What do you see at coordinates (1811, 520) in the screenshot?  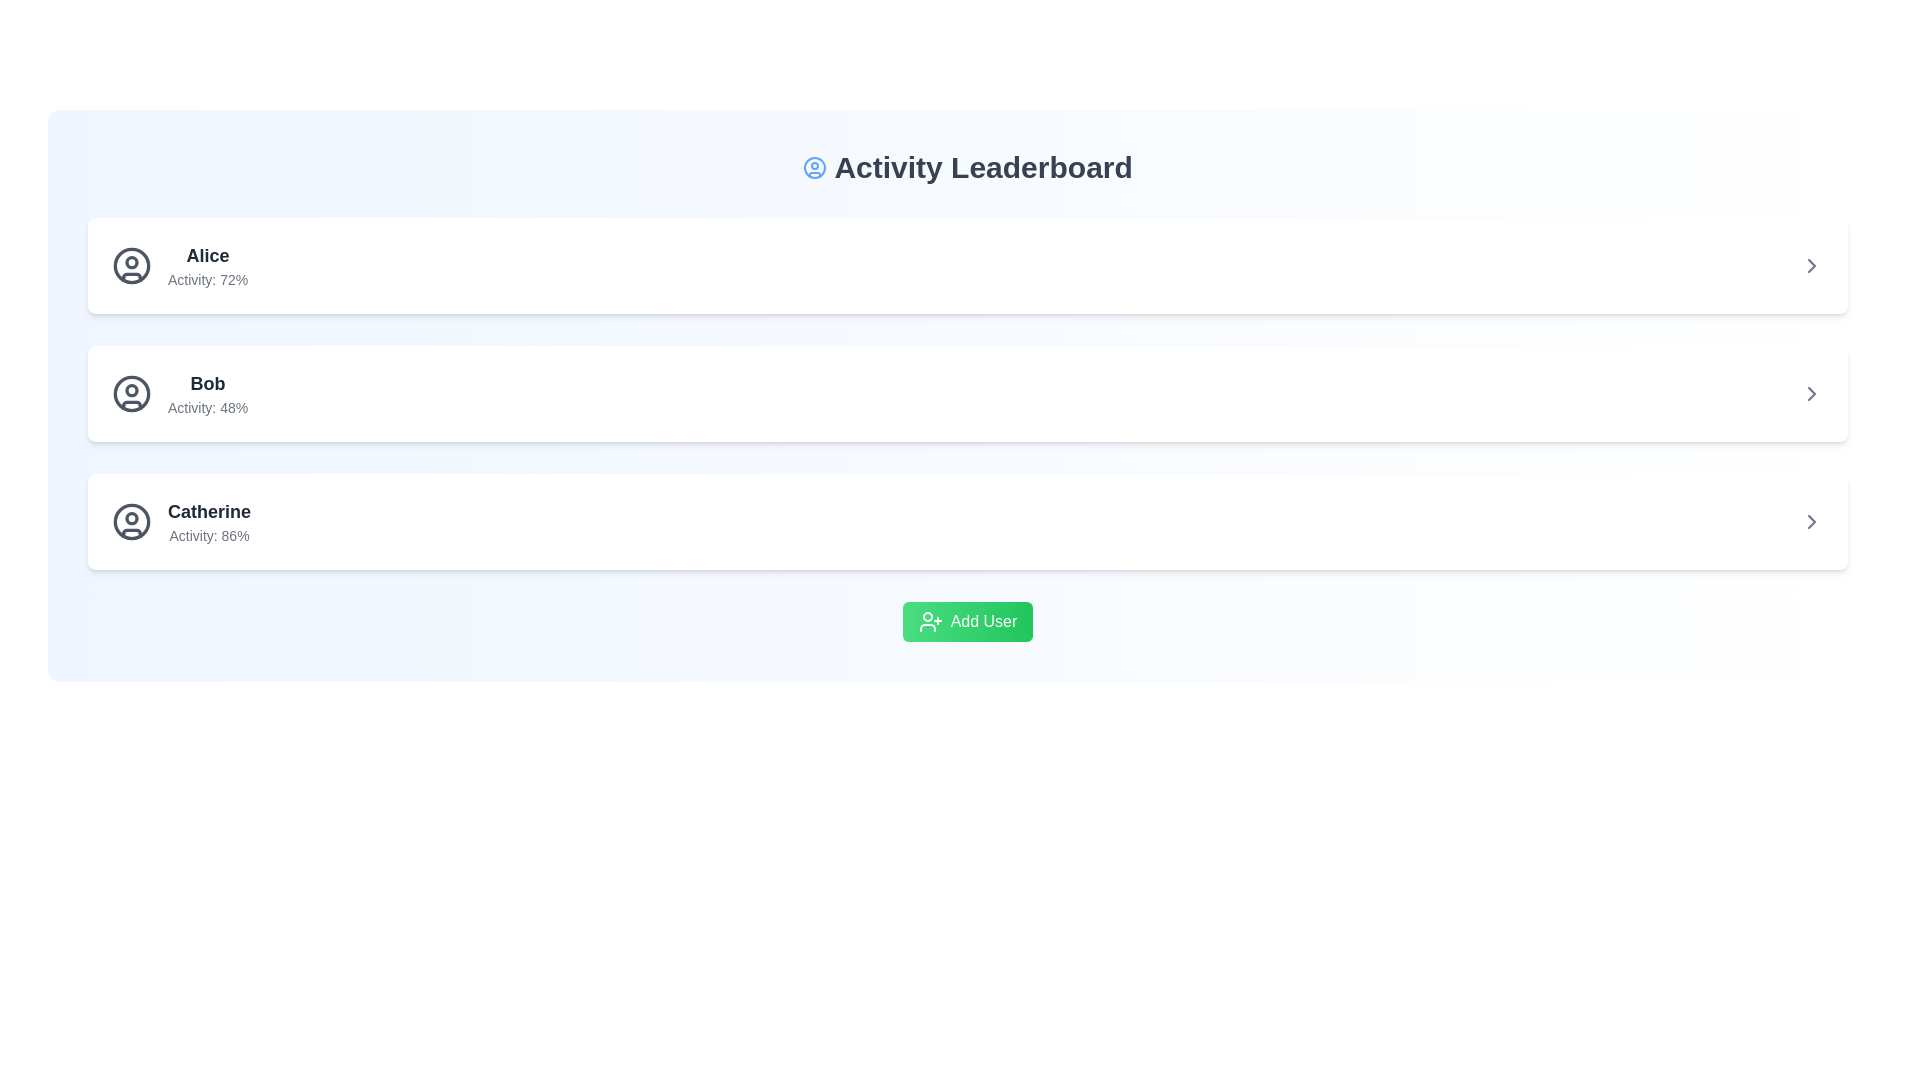 I see `the Chevron right navigation icon located at the bottom-most section of the activity list, aligned with the 'Catherine' activity entry` at bounding box center [1811, 520].